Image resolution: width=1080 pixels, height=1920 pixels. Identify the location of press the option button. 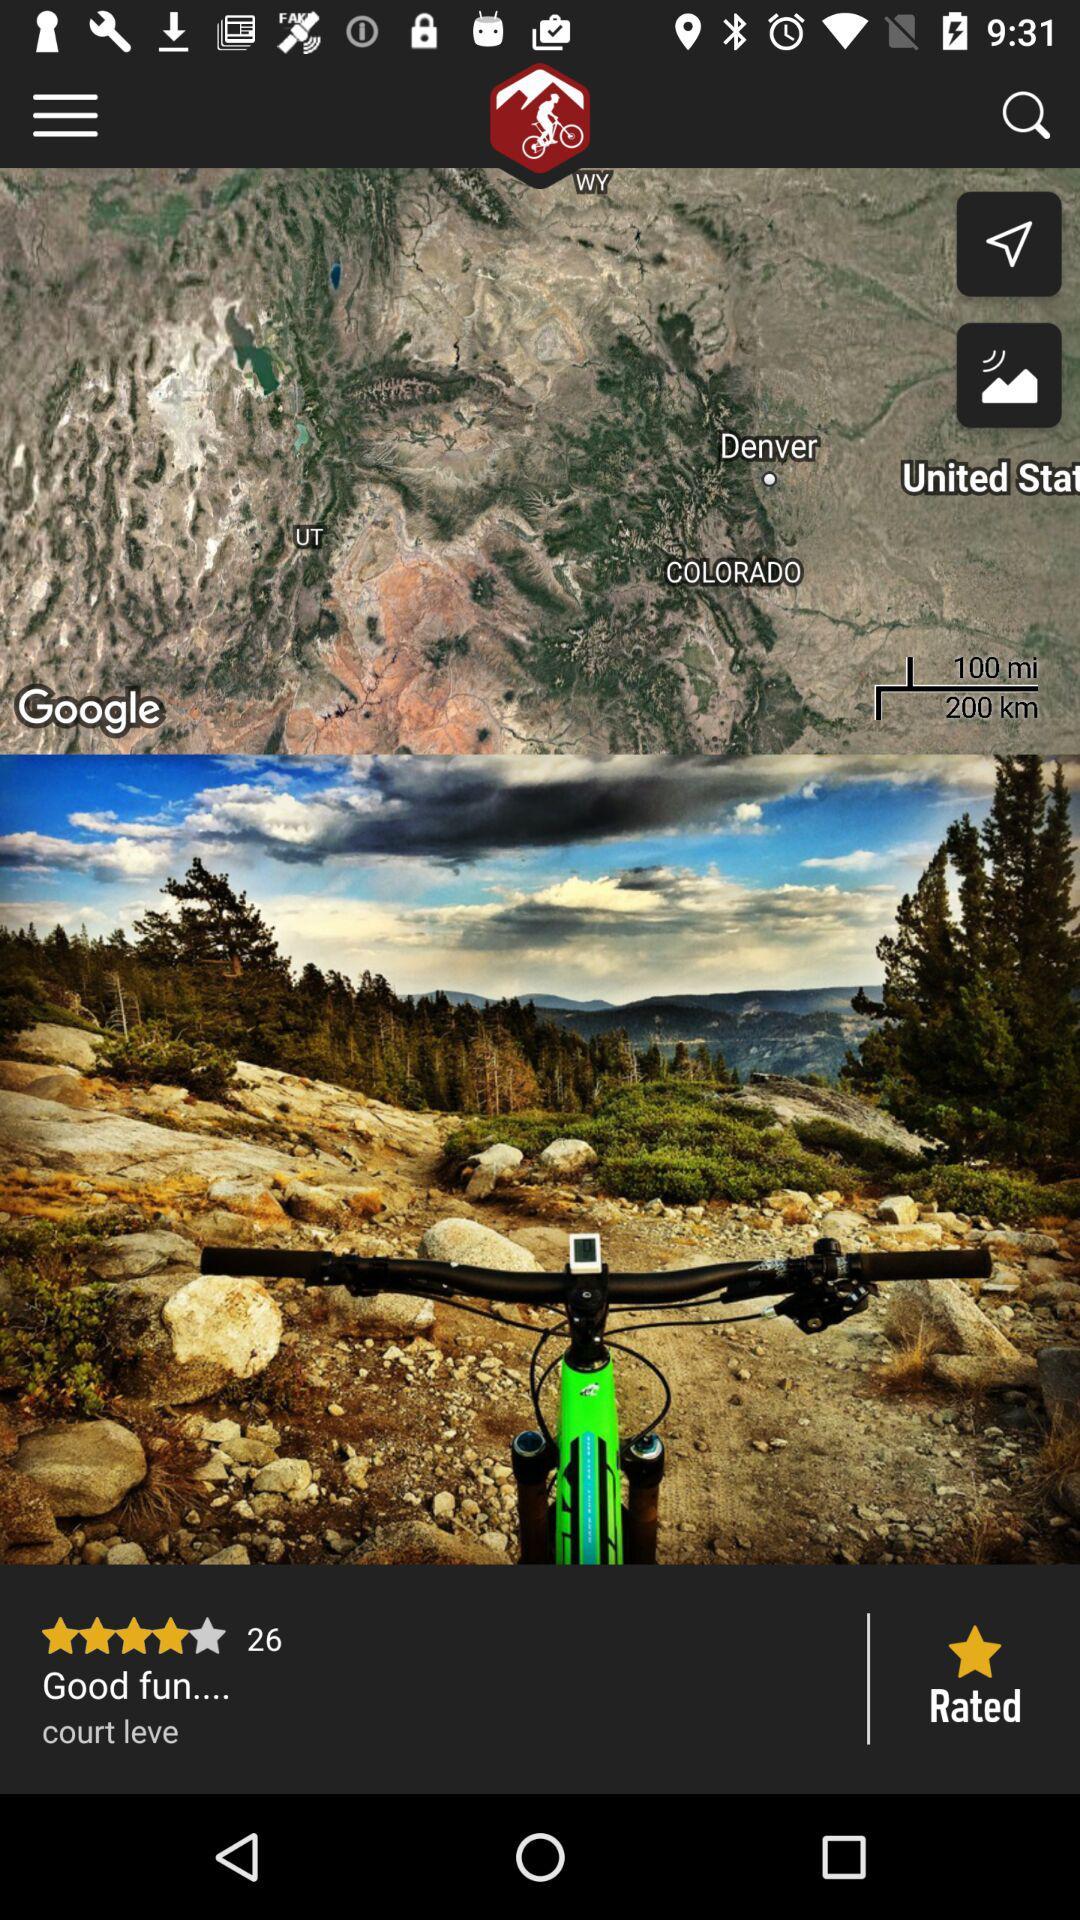
(64, 114).